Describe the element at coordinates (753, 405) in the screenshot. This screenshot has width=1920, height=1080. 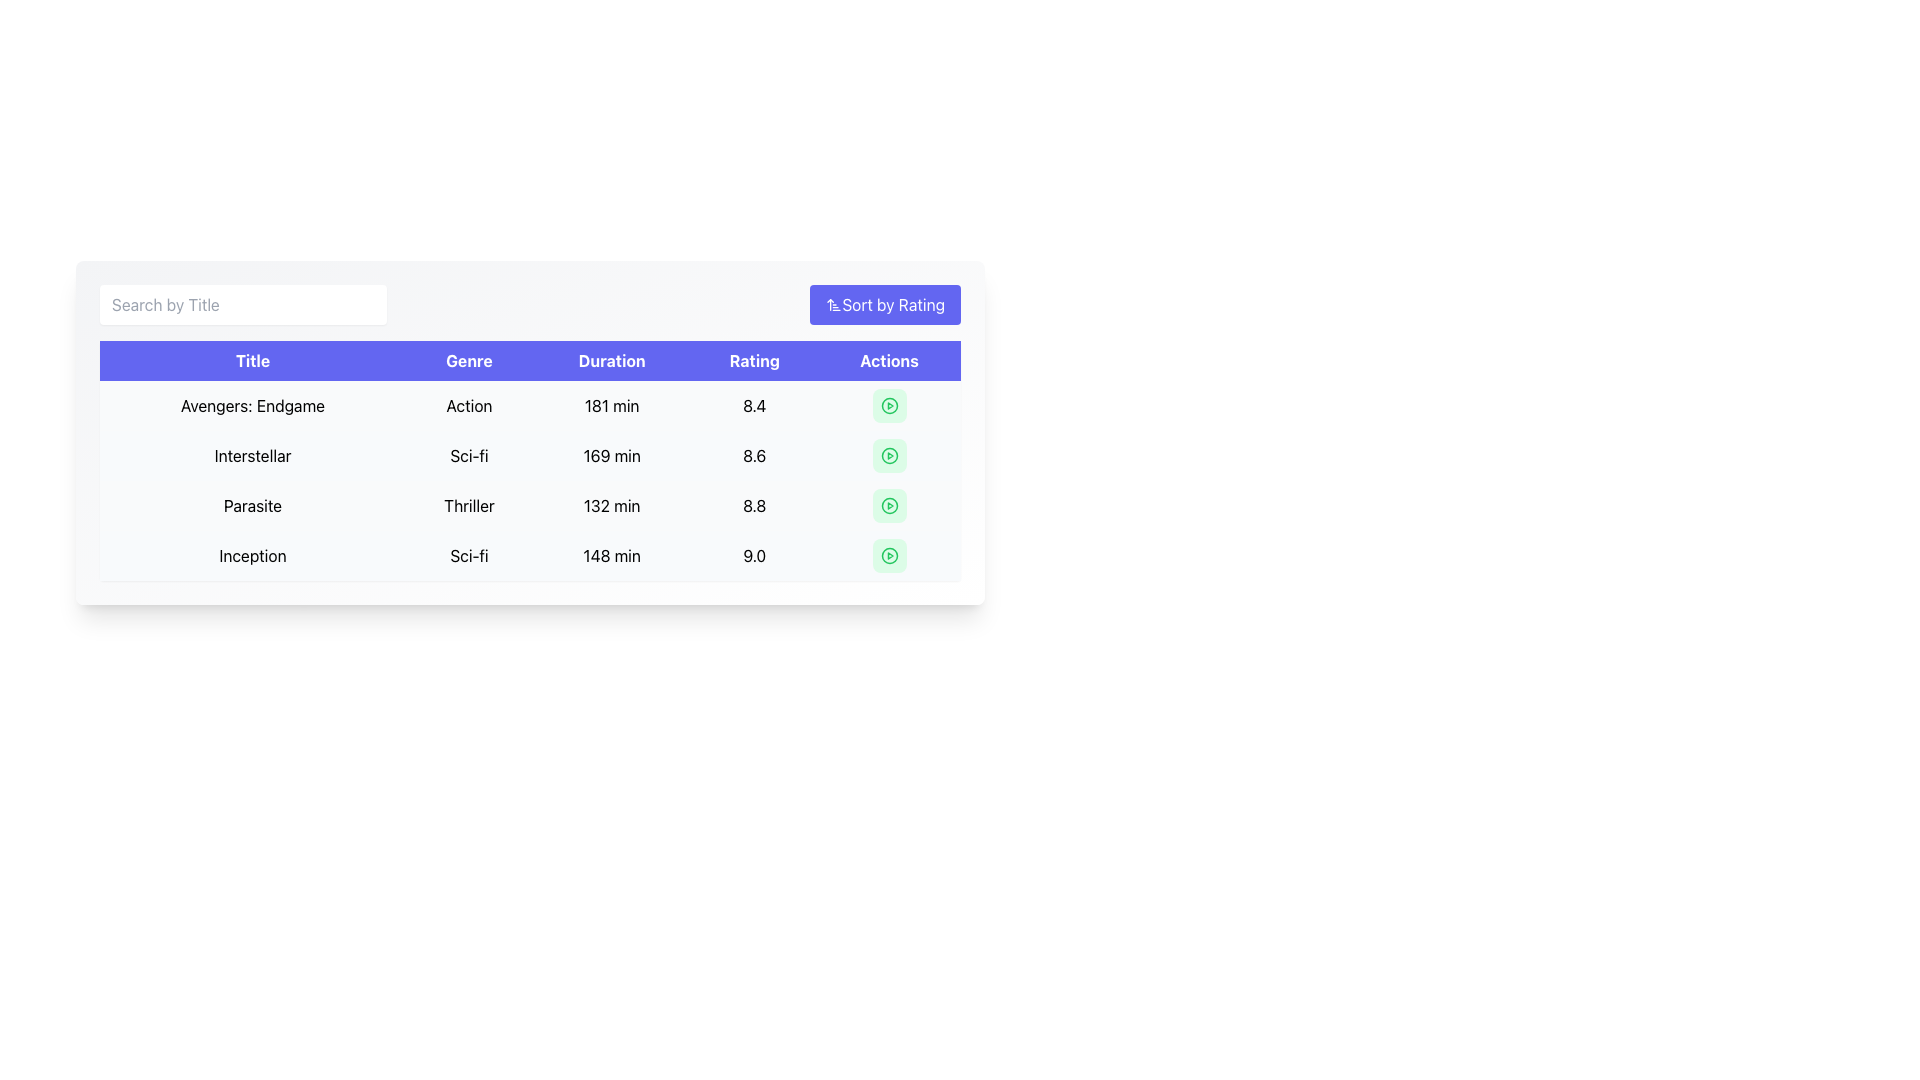
I see `the static text label displaying the rating of the movie 'Avengers: Endgame' located in the 'Rating' column of the table` at that location.